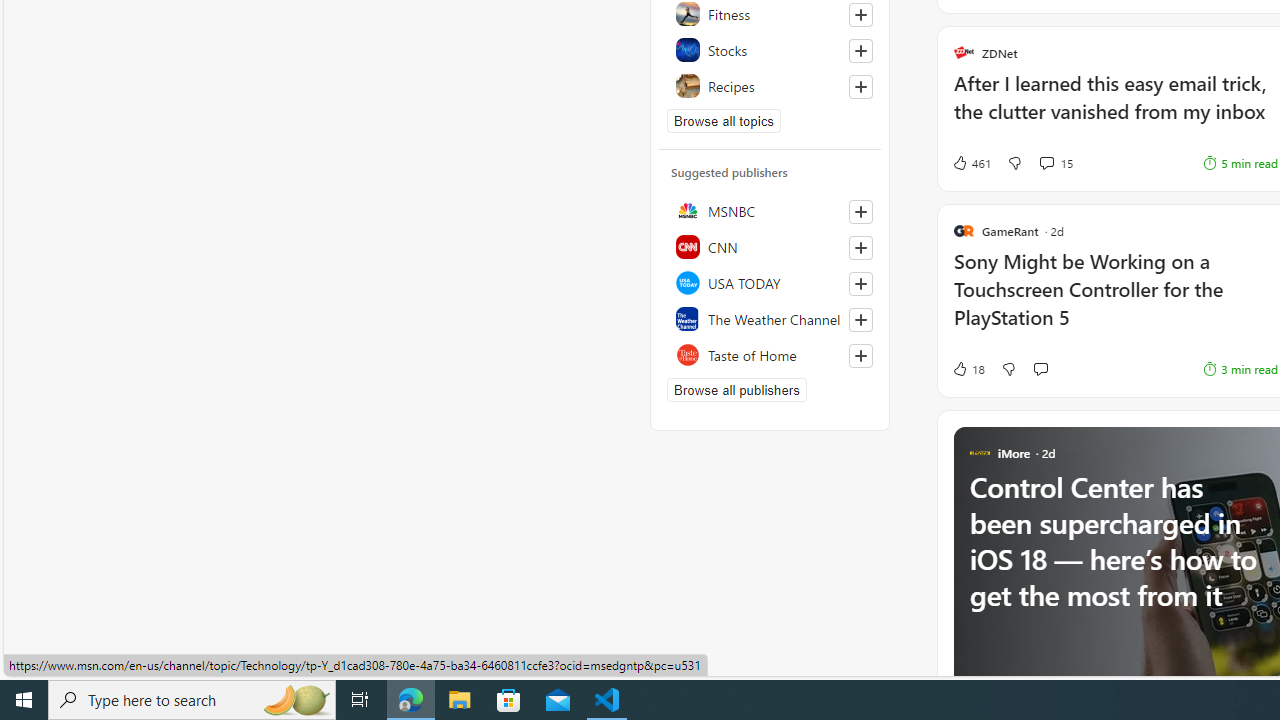 This screenshot has width=1280, height=720. What do you see at coordinates (769, 317) in the screenshot?
I see `'The Weather Channel'` at bounding box center [769, 317].